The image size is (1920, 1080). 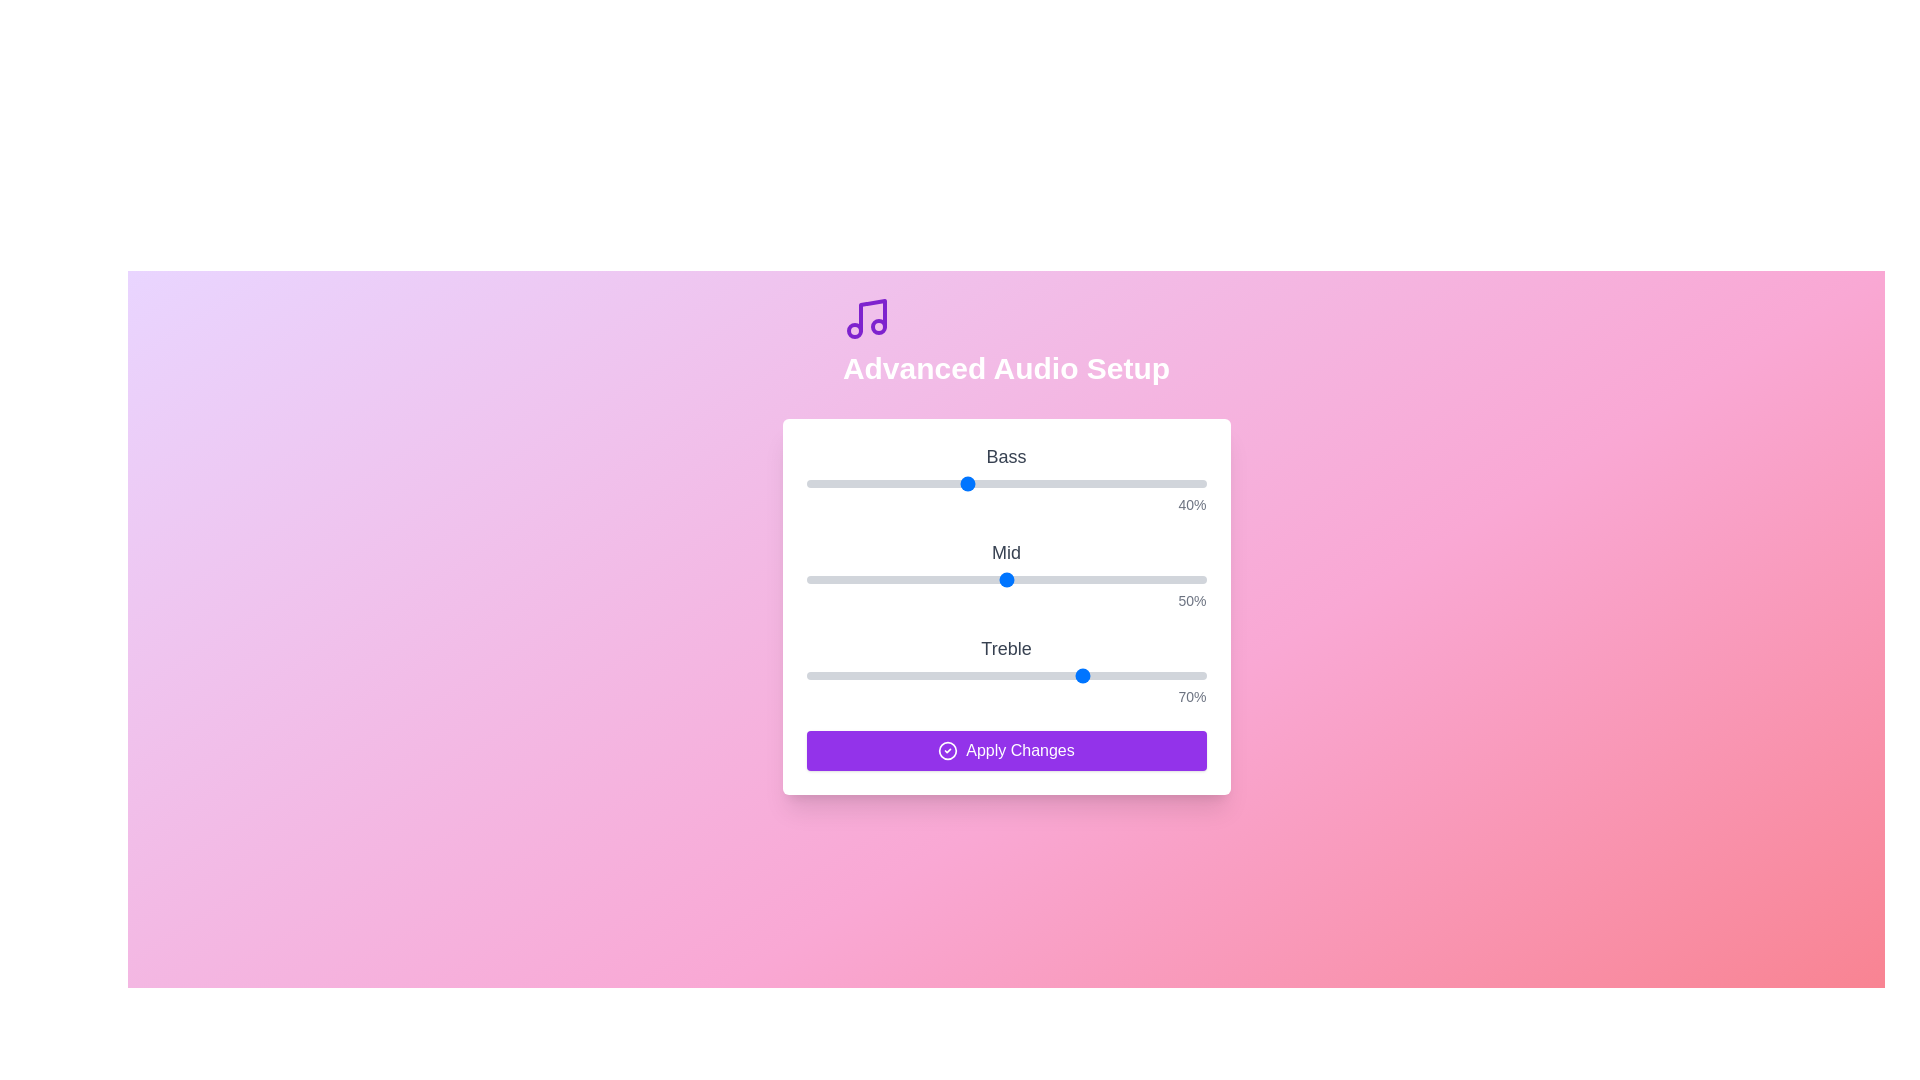 I want to click on the 1 slider to 66%, so click(x=1069, y=579).